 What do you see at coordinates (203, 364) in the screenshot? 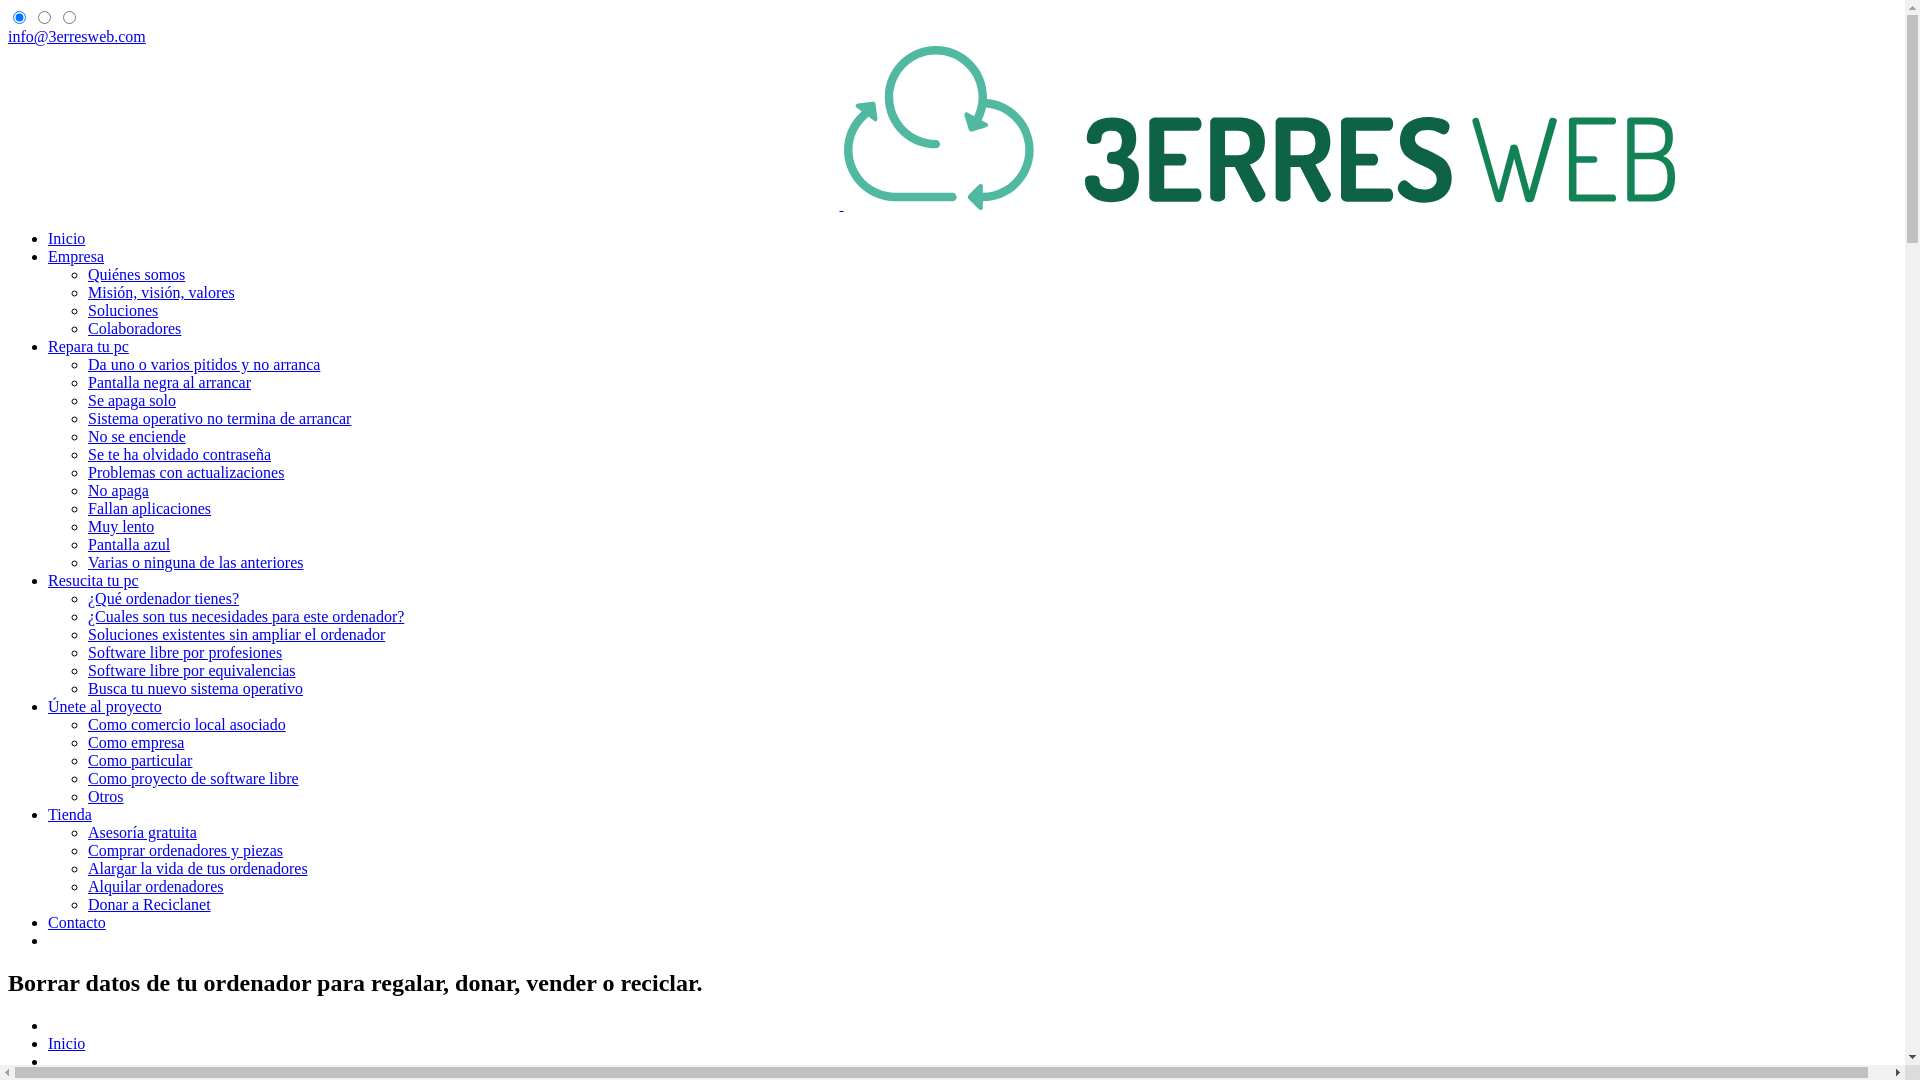
I see `'Da uno o varios pitidos y no arranca'` at bounding box center [203, 364].